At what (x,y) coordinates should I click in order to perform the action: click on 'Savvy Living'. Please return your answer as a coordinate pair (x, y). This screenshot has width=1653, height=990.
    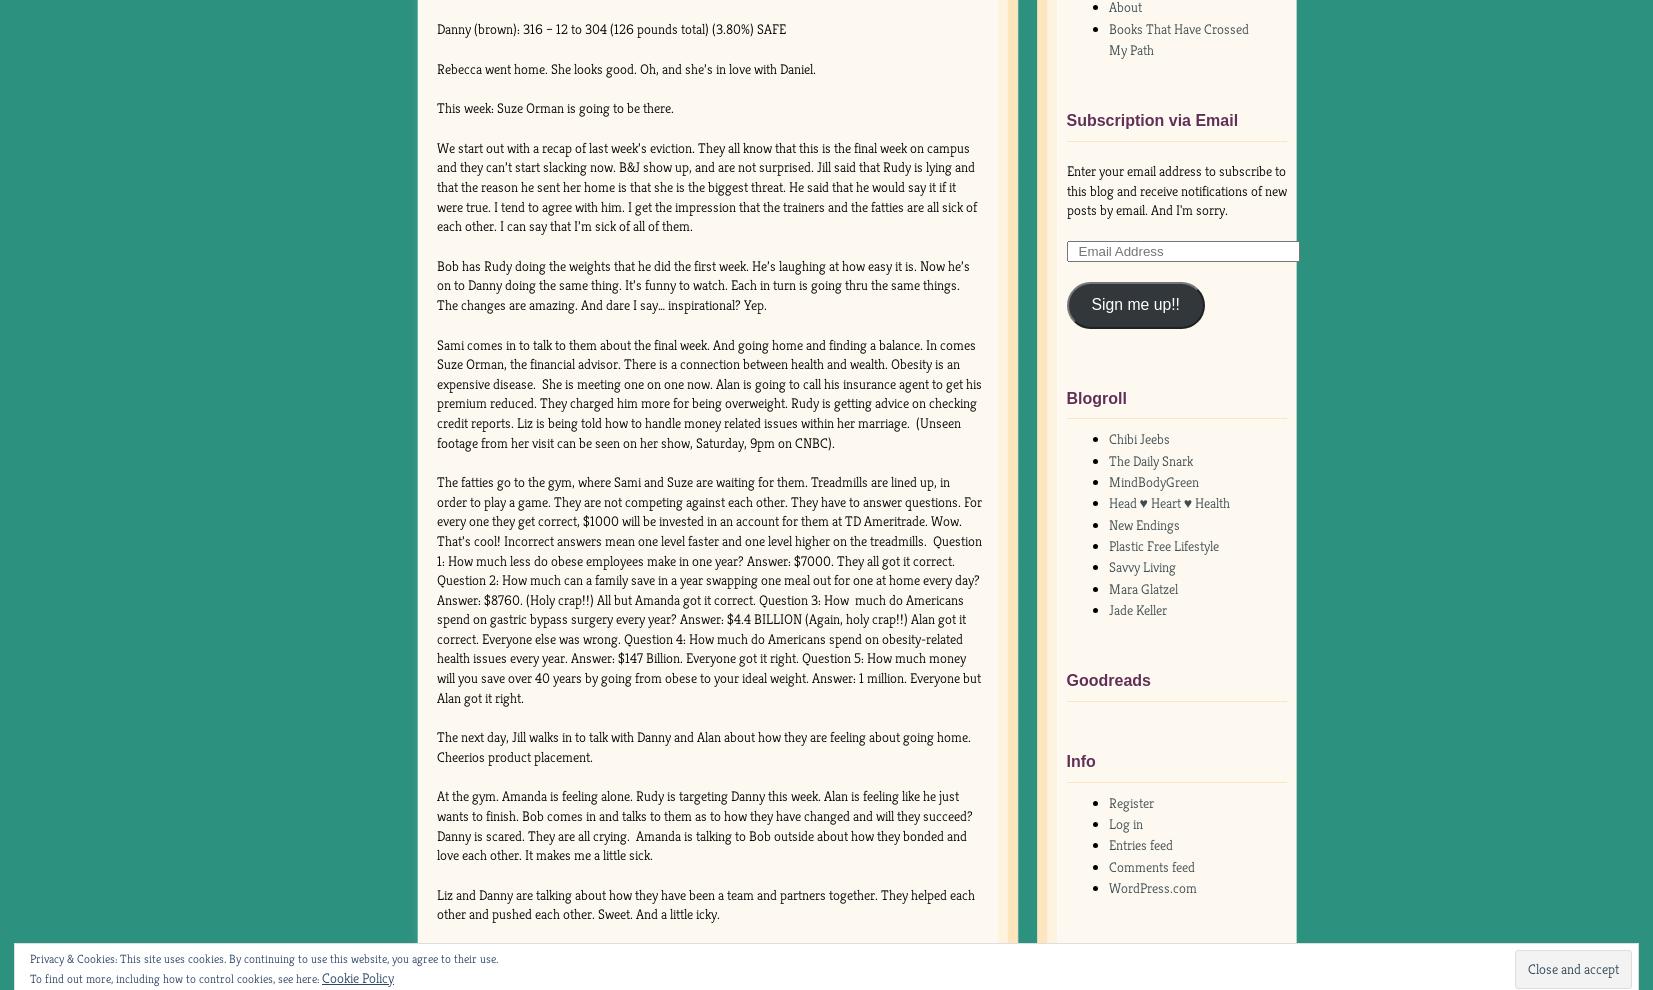
    Looking at the image, I should click on (1141, 566).